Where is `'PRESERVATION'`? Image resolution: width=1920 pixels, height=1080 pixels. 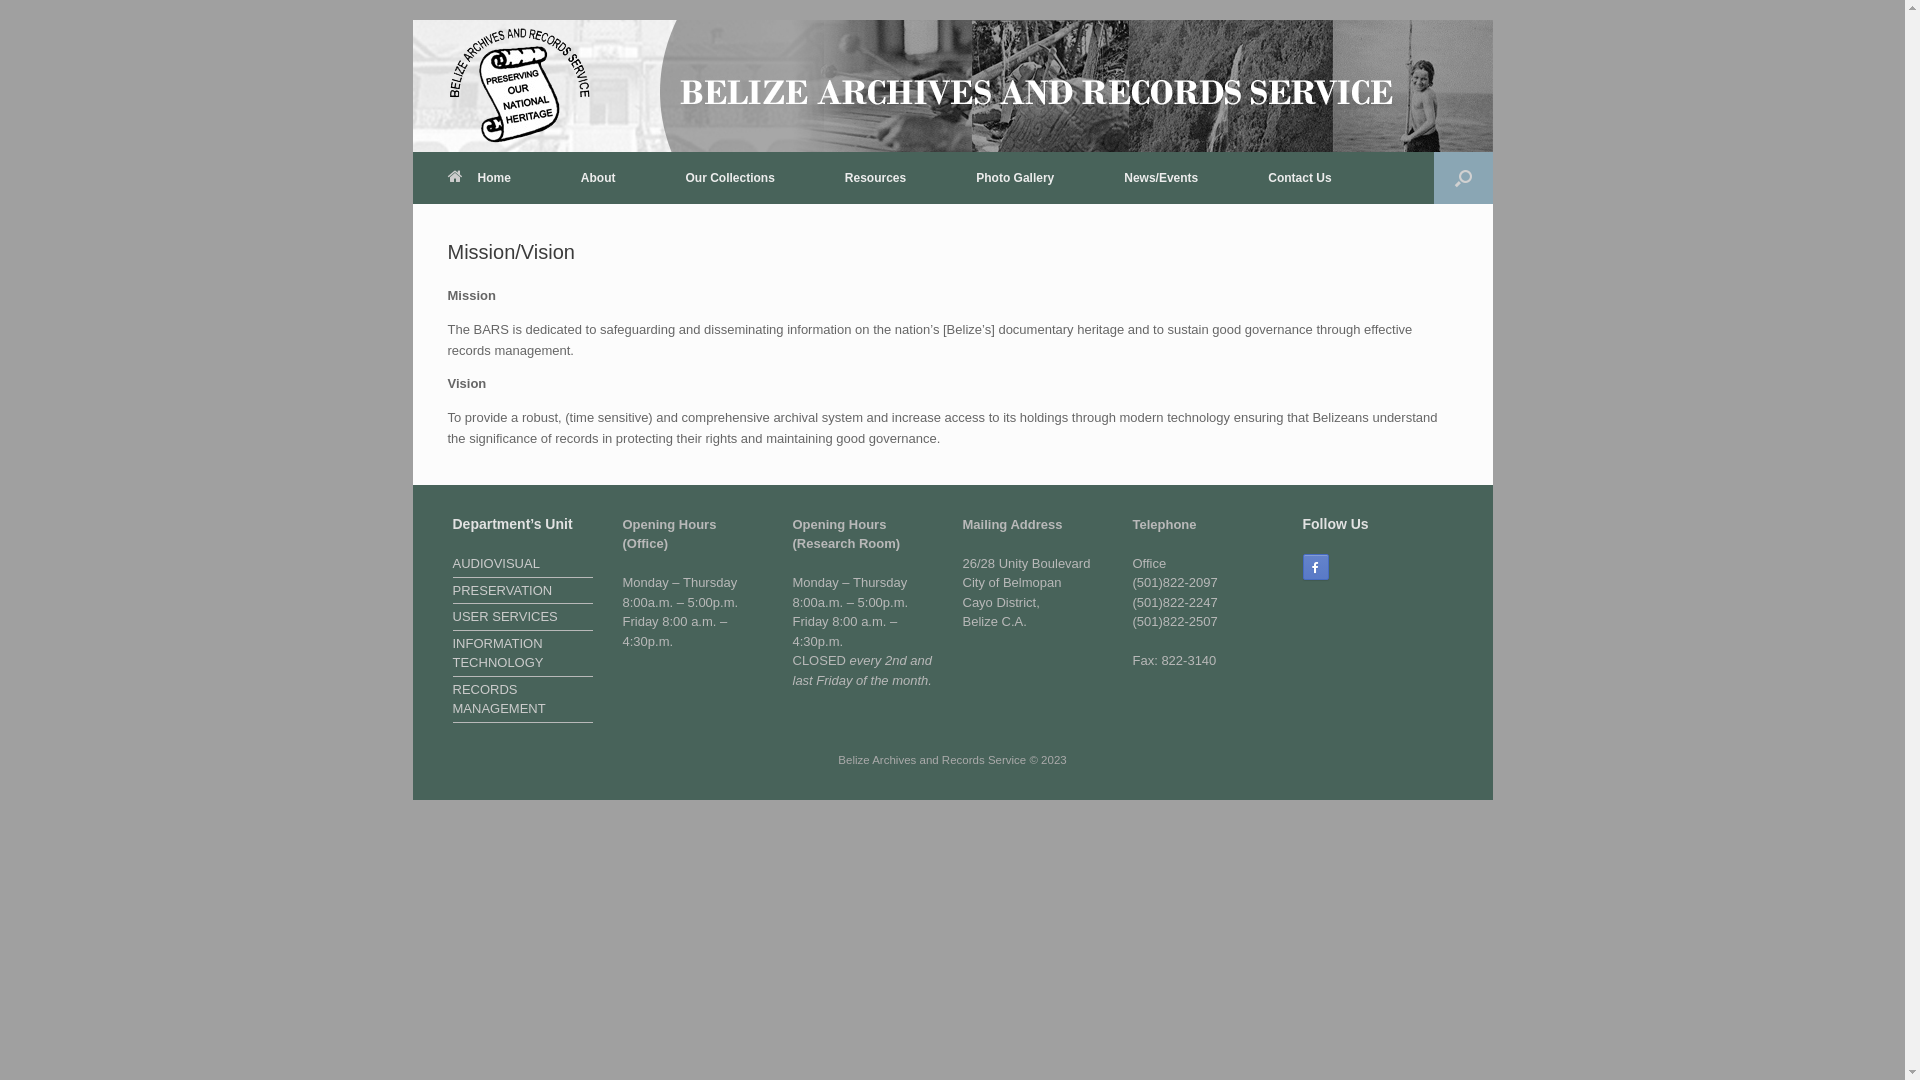
'PRESERVATION' is located at coordinates (522, 592).